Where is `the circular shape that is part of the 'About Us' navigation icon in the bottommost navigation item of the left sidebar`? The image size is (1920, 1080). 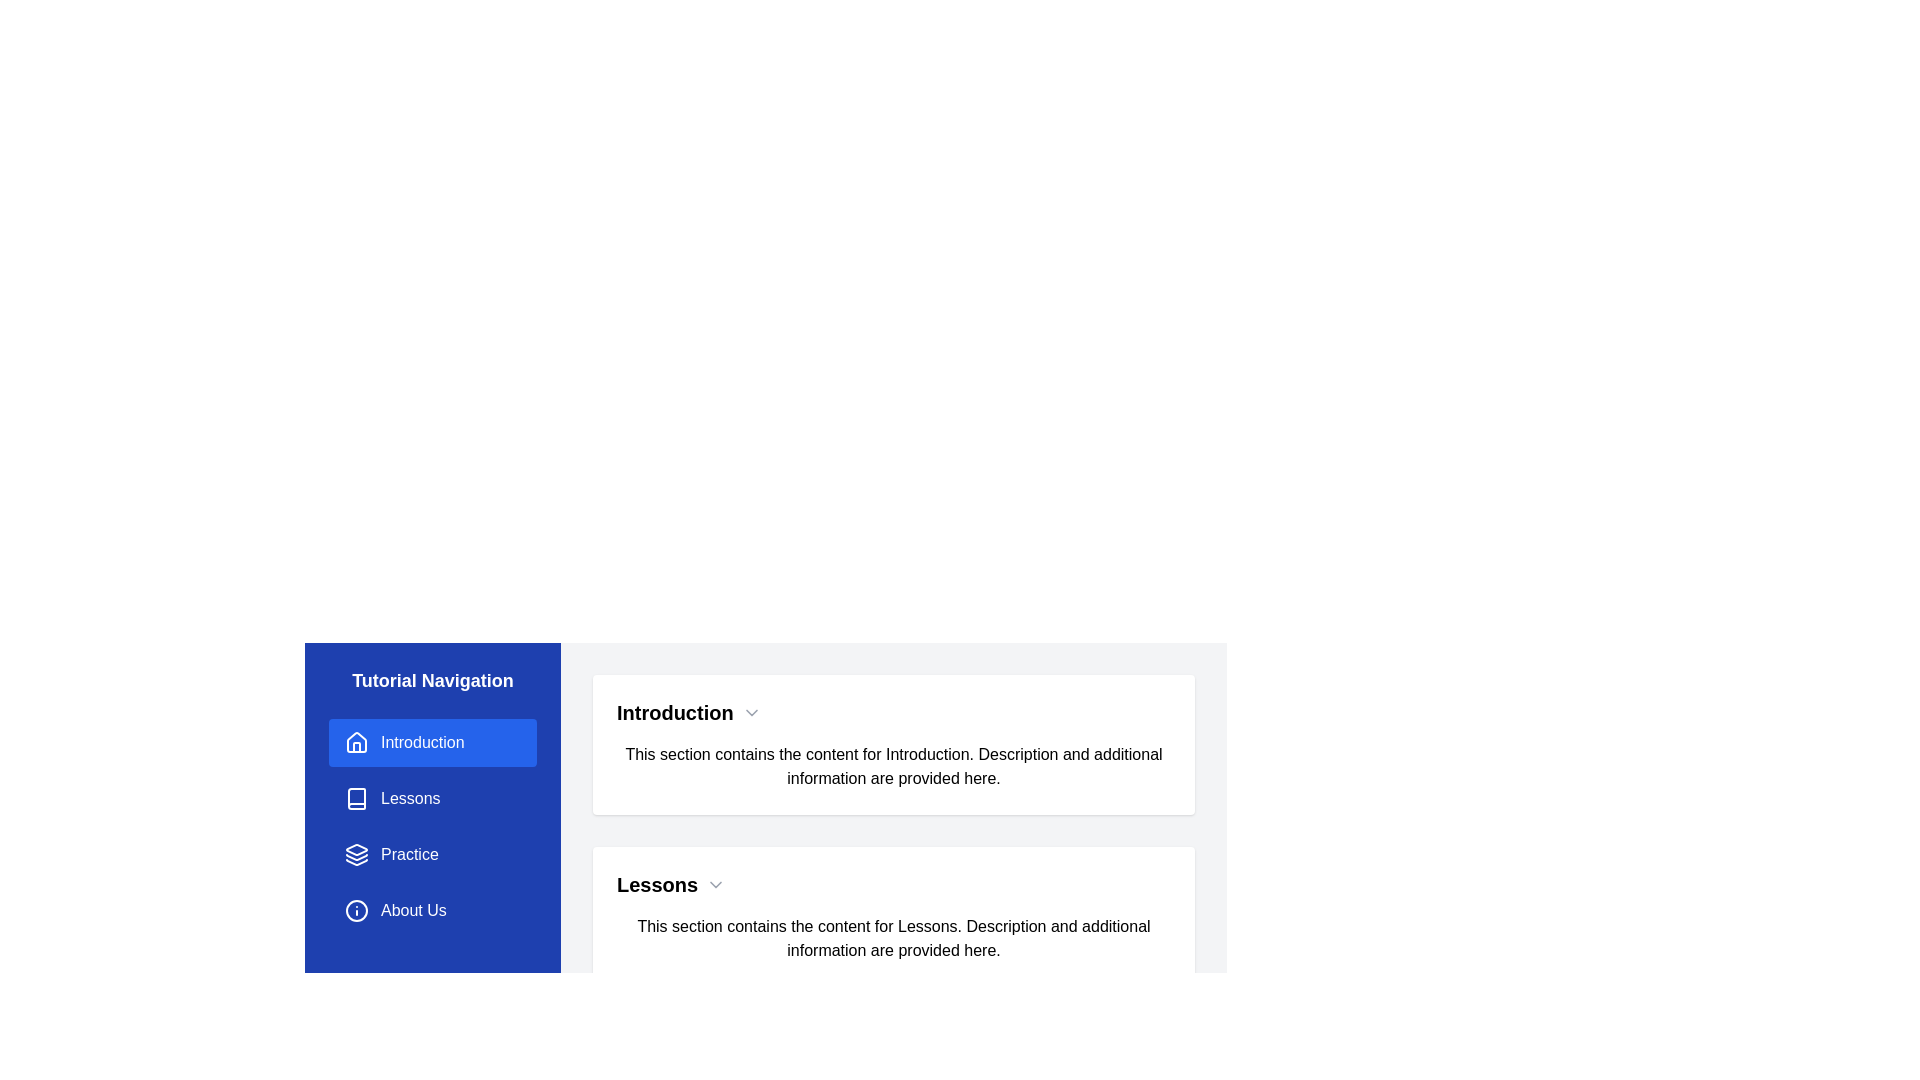 the circular shape that is part of the 'About Us' navigation icon in the bottommost navigation item of the left sidebar is located at coordinates (356, 910).